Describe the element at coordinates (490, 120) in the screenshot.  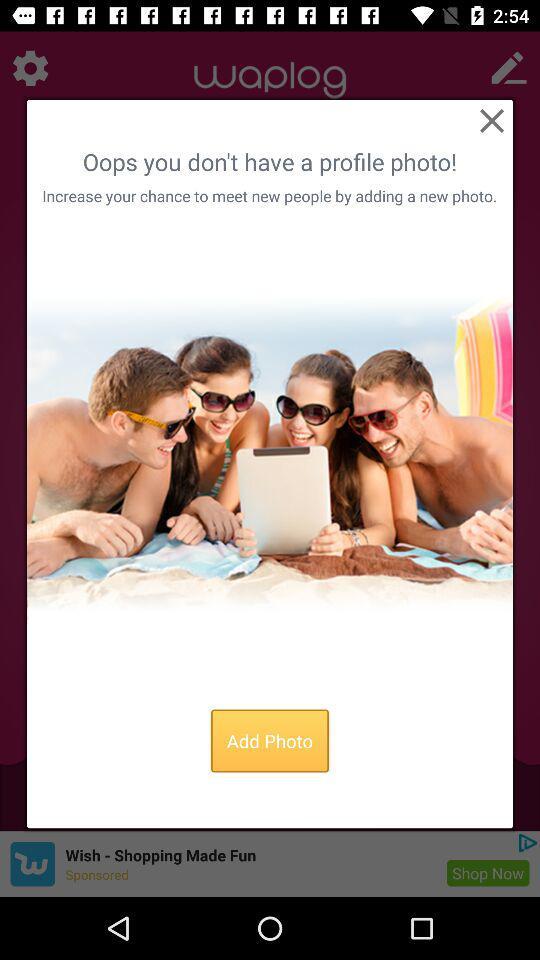
I see `get rid off advertisement` at that location.